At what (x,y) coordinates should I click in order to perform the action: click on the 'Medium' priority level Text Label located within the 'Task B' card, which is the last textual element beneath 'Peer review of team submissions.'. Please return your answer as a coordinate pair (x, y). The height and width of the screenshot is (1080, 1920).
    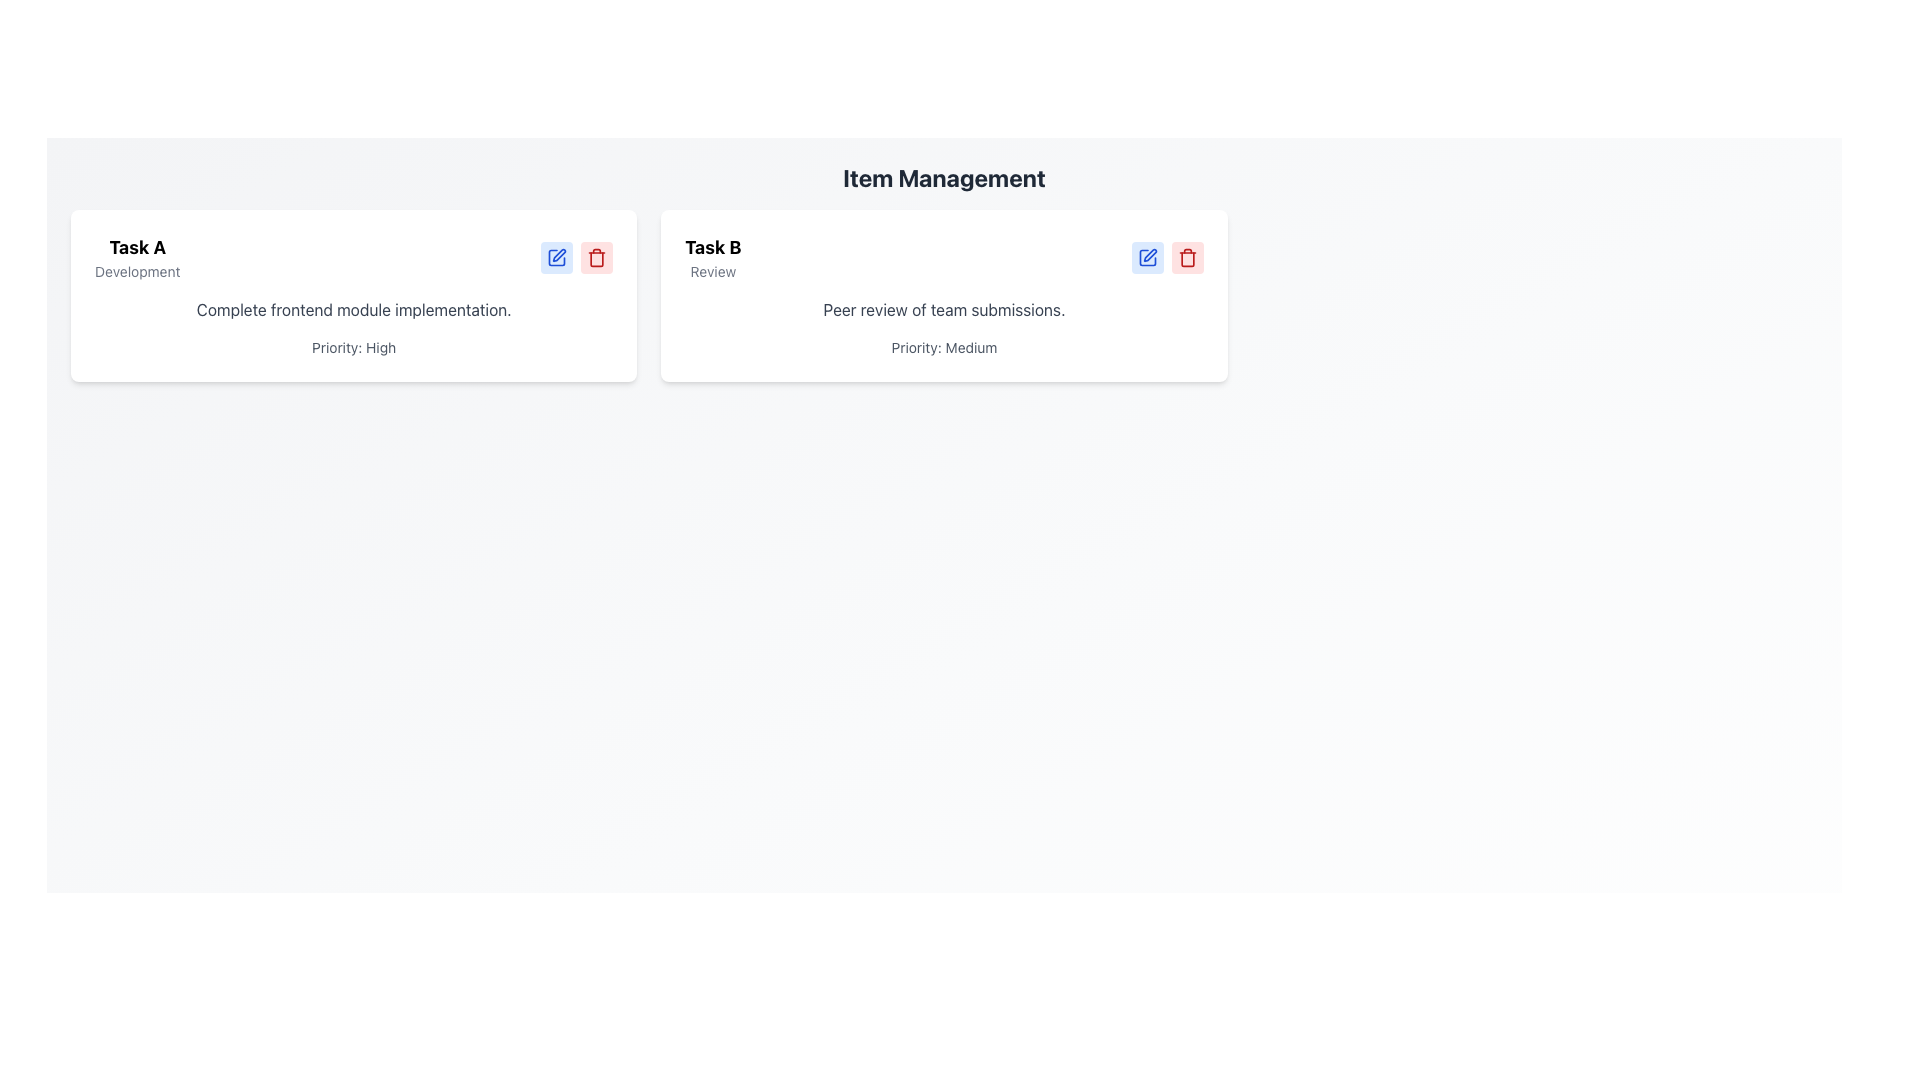
    Looking at the image, I should click on (943, 346).